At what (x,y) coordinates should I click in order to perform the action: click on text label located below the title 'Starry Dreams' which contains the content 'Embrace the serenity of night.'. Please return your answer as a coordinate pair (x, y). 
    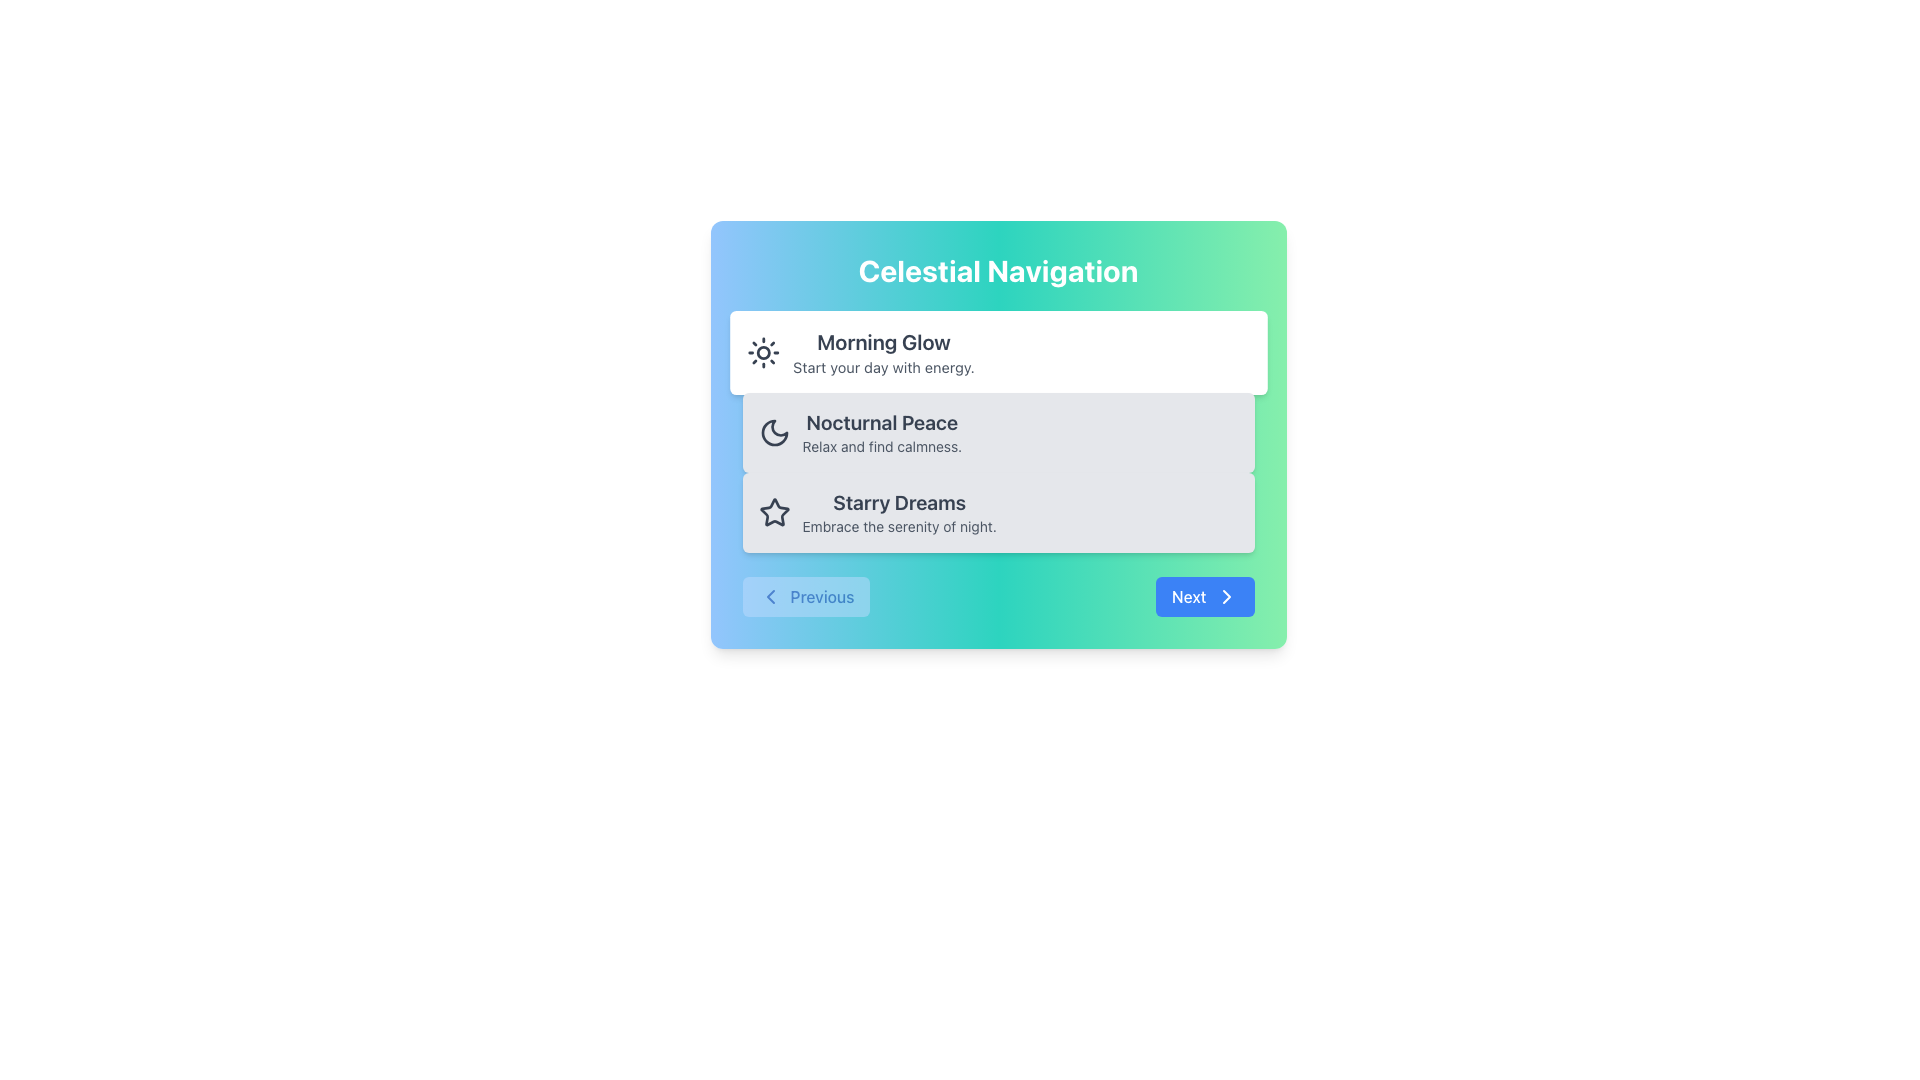
    Looking at the image, I should click on (898, 526).